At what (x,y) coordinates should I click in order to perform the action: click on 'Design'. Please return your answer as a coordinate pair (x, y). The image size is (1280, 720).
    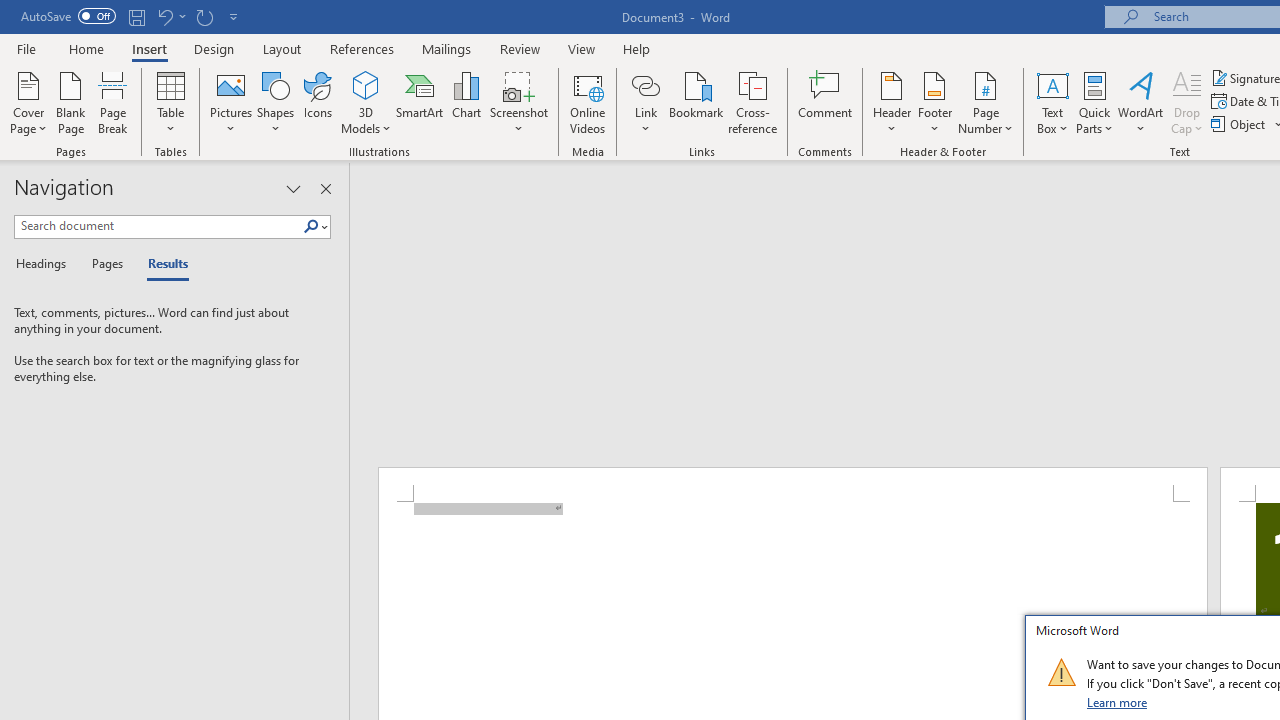
    Looking at the image, I should click on (214, 48).